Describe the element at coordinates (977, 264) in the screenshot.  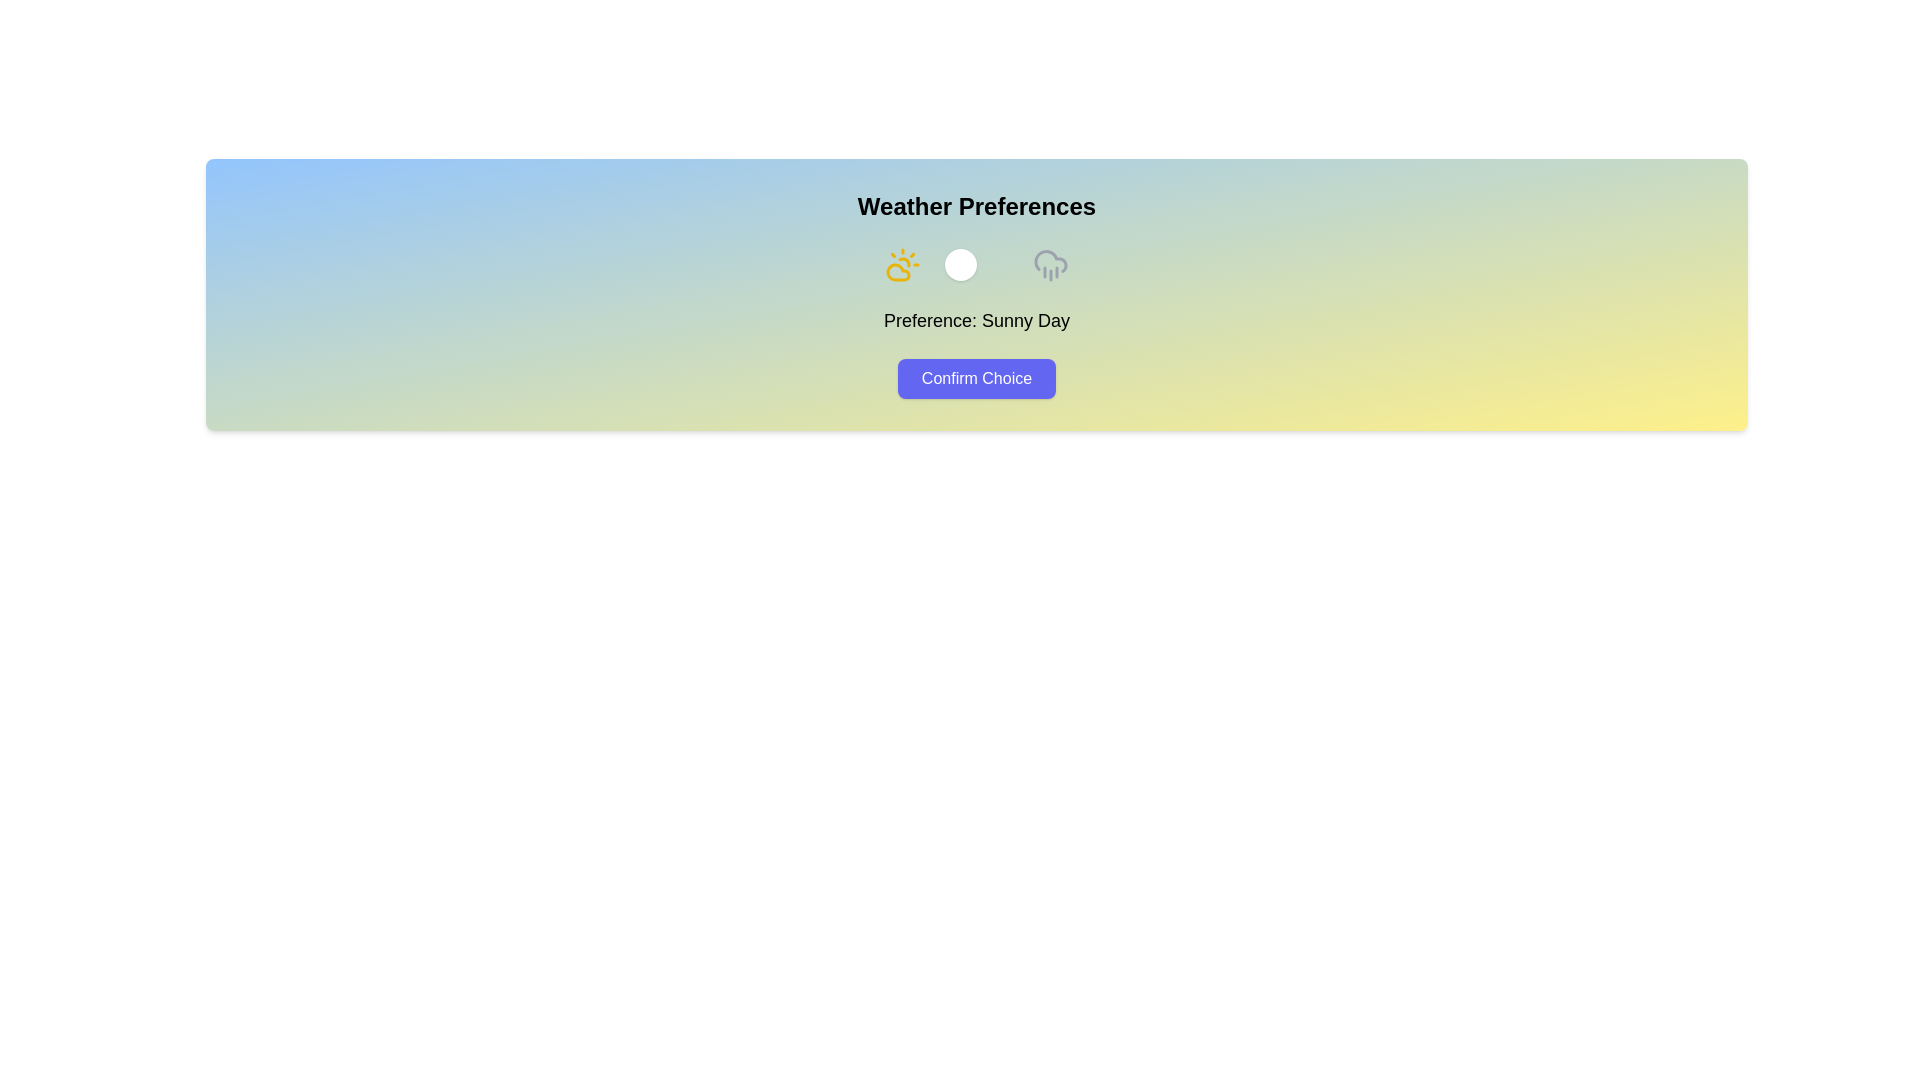
I see `toggle button to switch the weather preference` at that location.